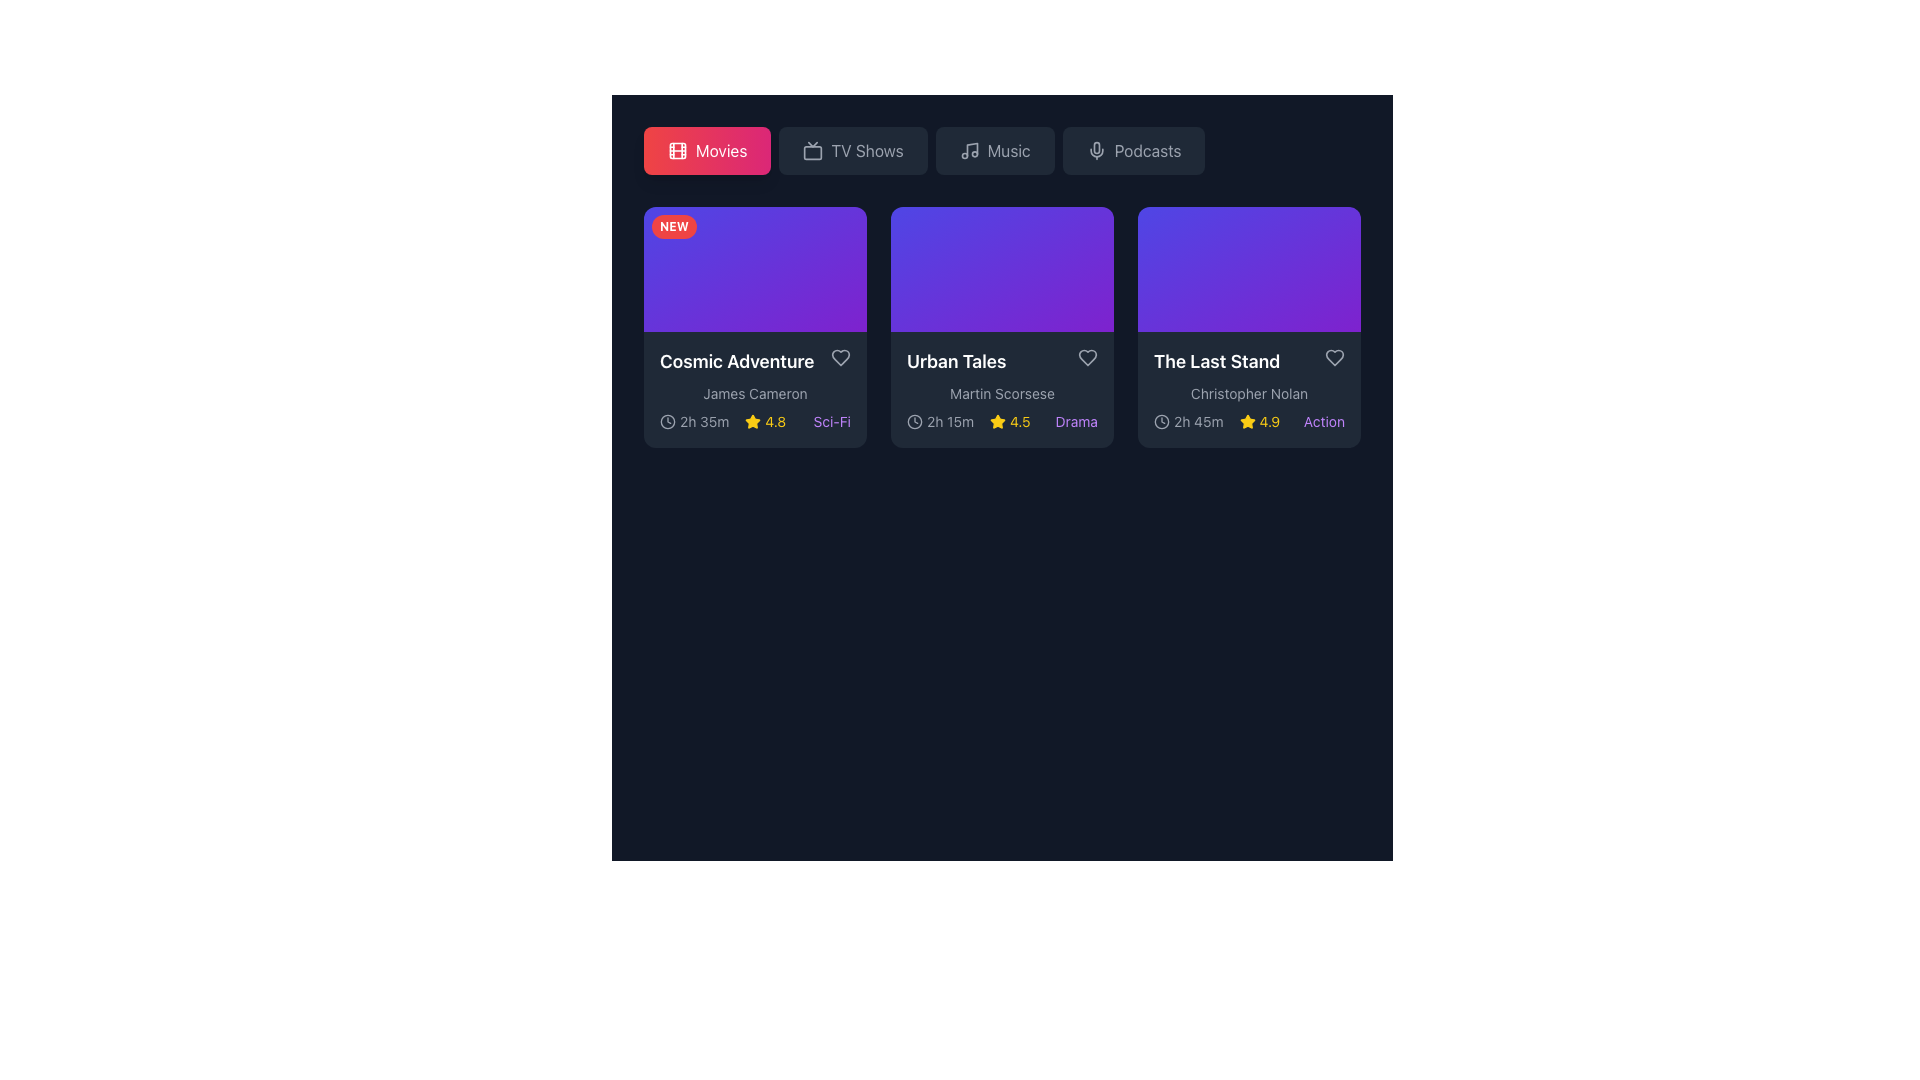 The width and height of the screenshot is (1920, 1080). Describe the element at coordinates (704, 421) in the screenshot. I see `the text label displaying '2h 35m' indicating a duration, which is styled in gray and positioned beneath the movie title 'Cosmic Adventure' and to the right of a clock icon` at that location.